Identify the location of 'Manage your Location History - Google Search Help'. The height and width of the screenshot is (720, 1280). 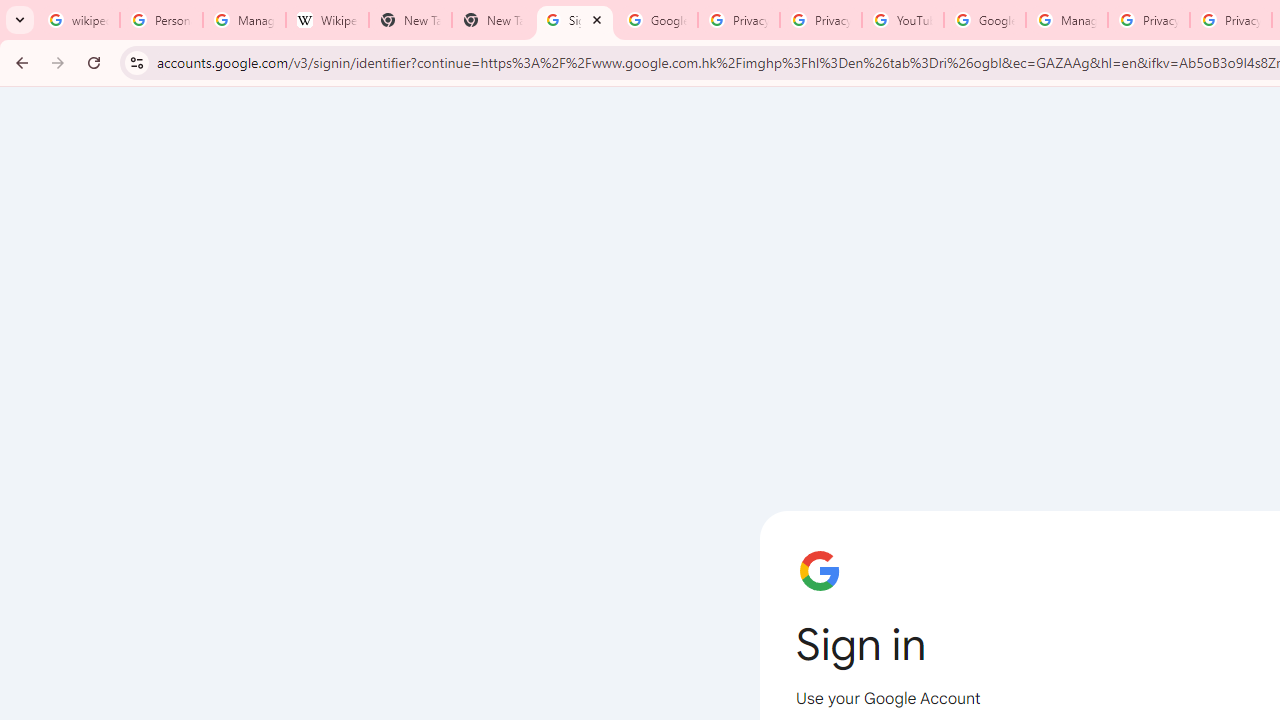
(243, 20).